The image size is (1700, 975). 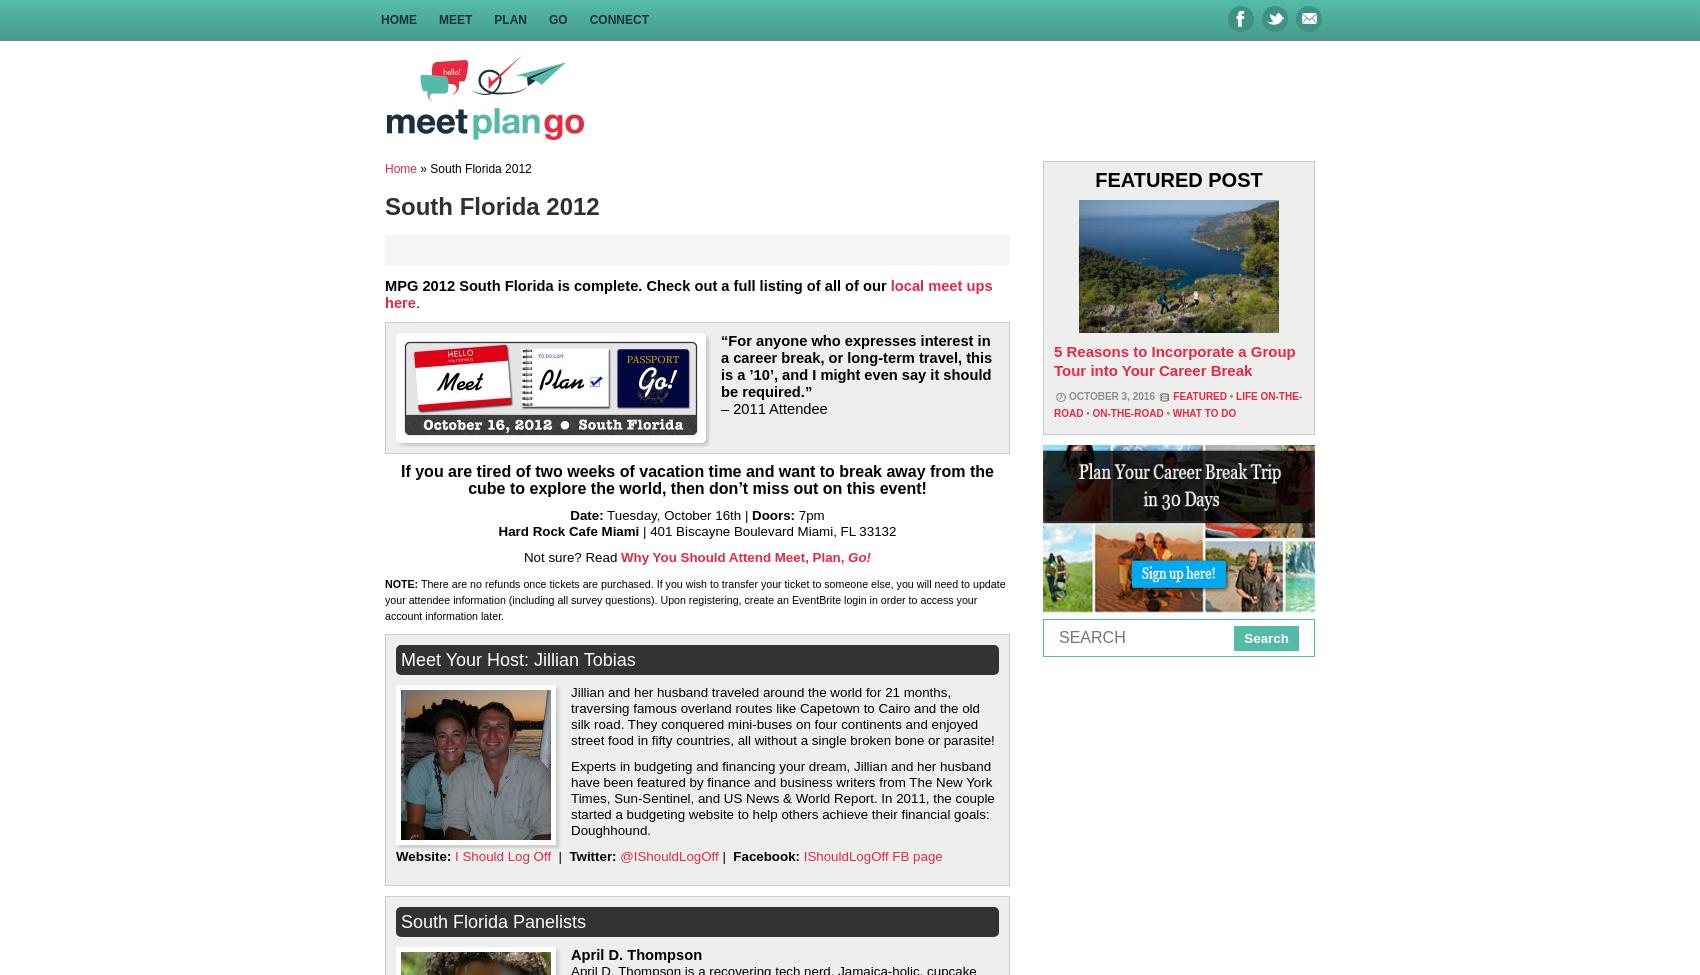 I want to click on 'Experts in budgeting and financing your dream, Jillian and her husband have been featured by finance and business writers from The New York Times, Sun-Sentinel, and US News & World Report. In 2011, the couple started a budgeting website to help others achieve their financial goals: Doughhound.', so click(x=781, y=798).